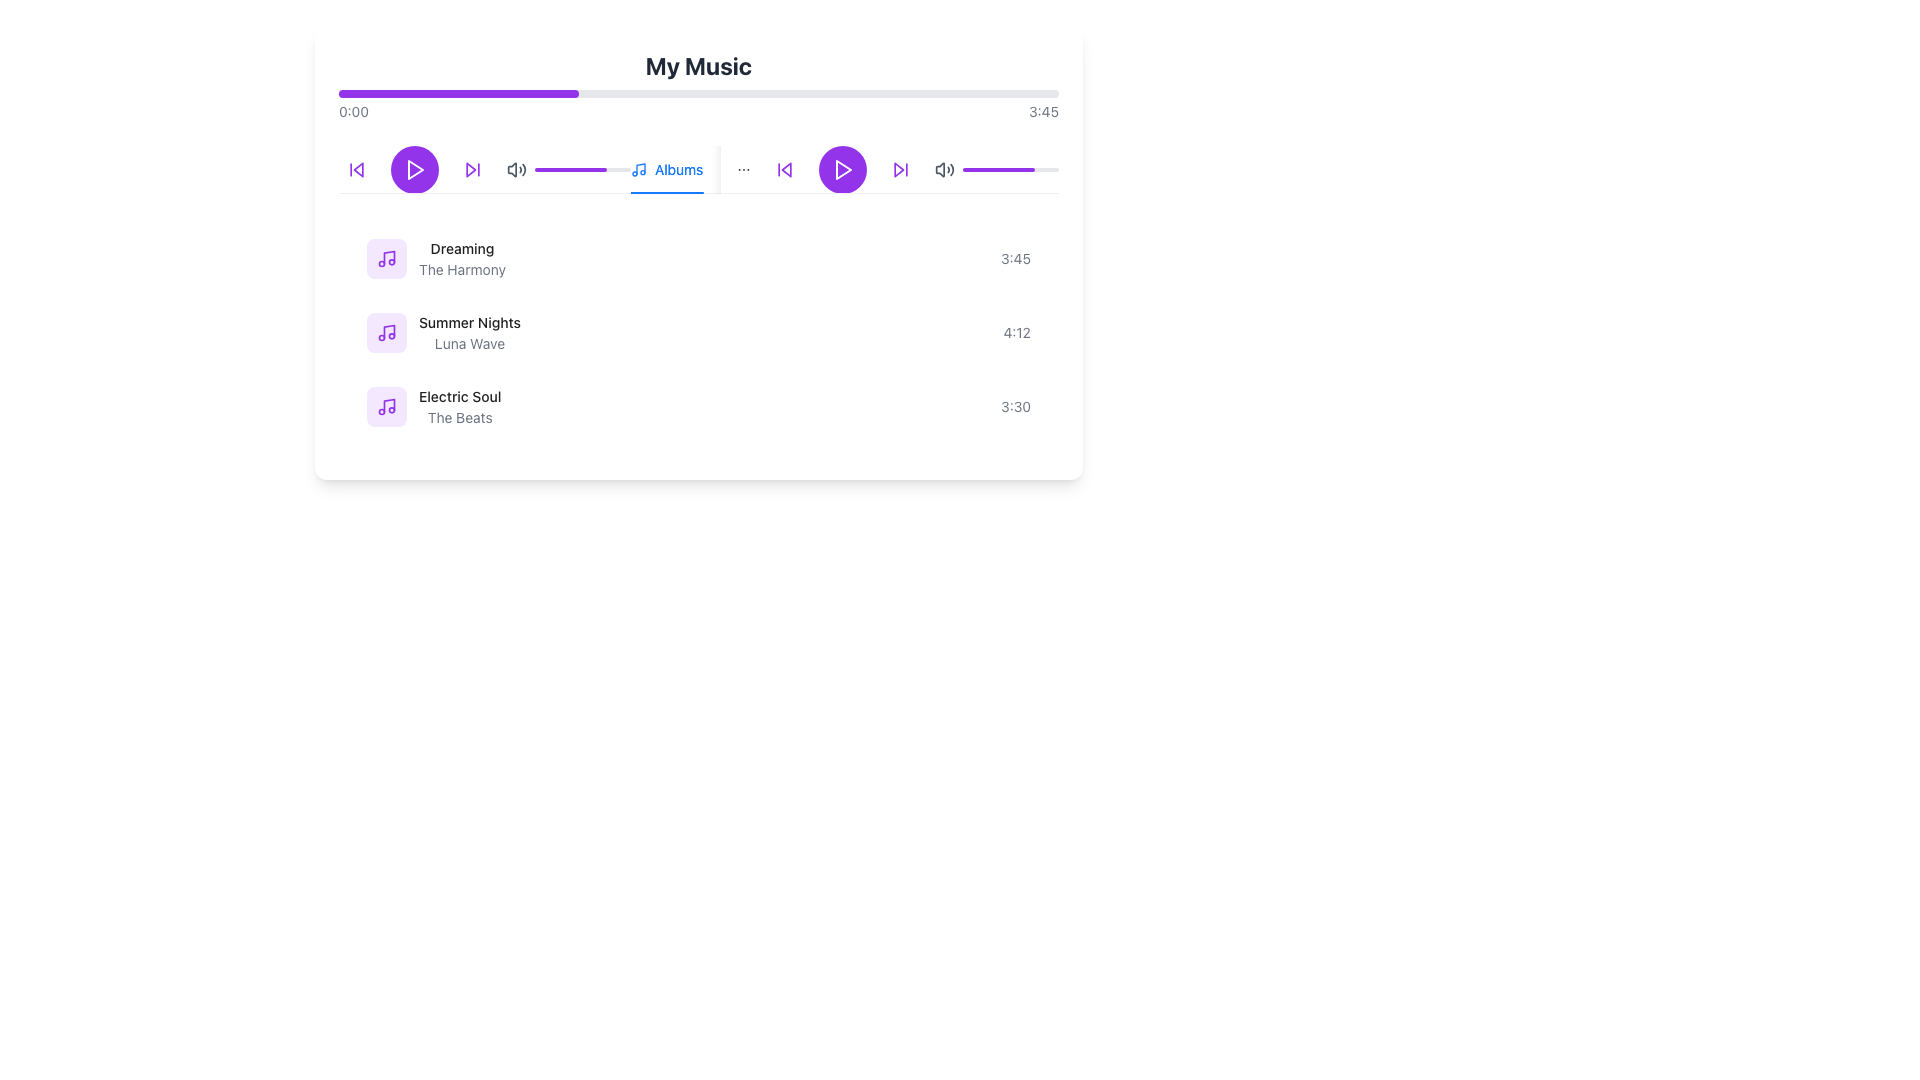 Image resolution: width=1920 pixels, height=1080 pixels. Describe the element at coordinates (540, 168) in the screenshot. I see `playback position` at that location.